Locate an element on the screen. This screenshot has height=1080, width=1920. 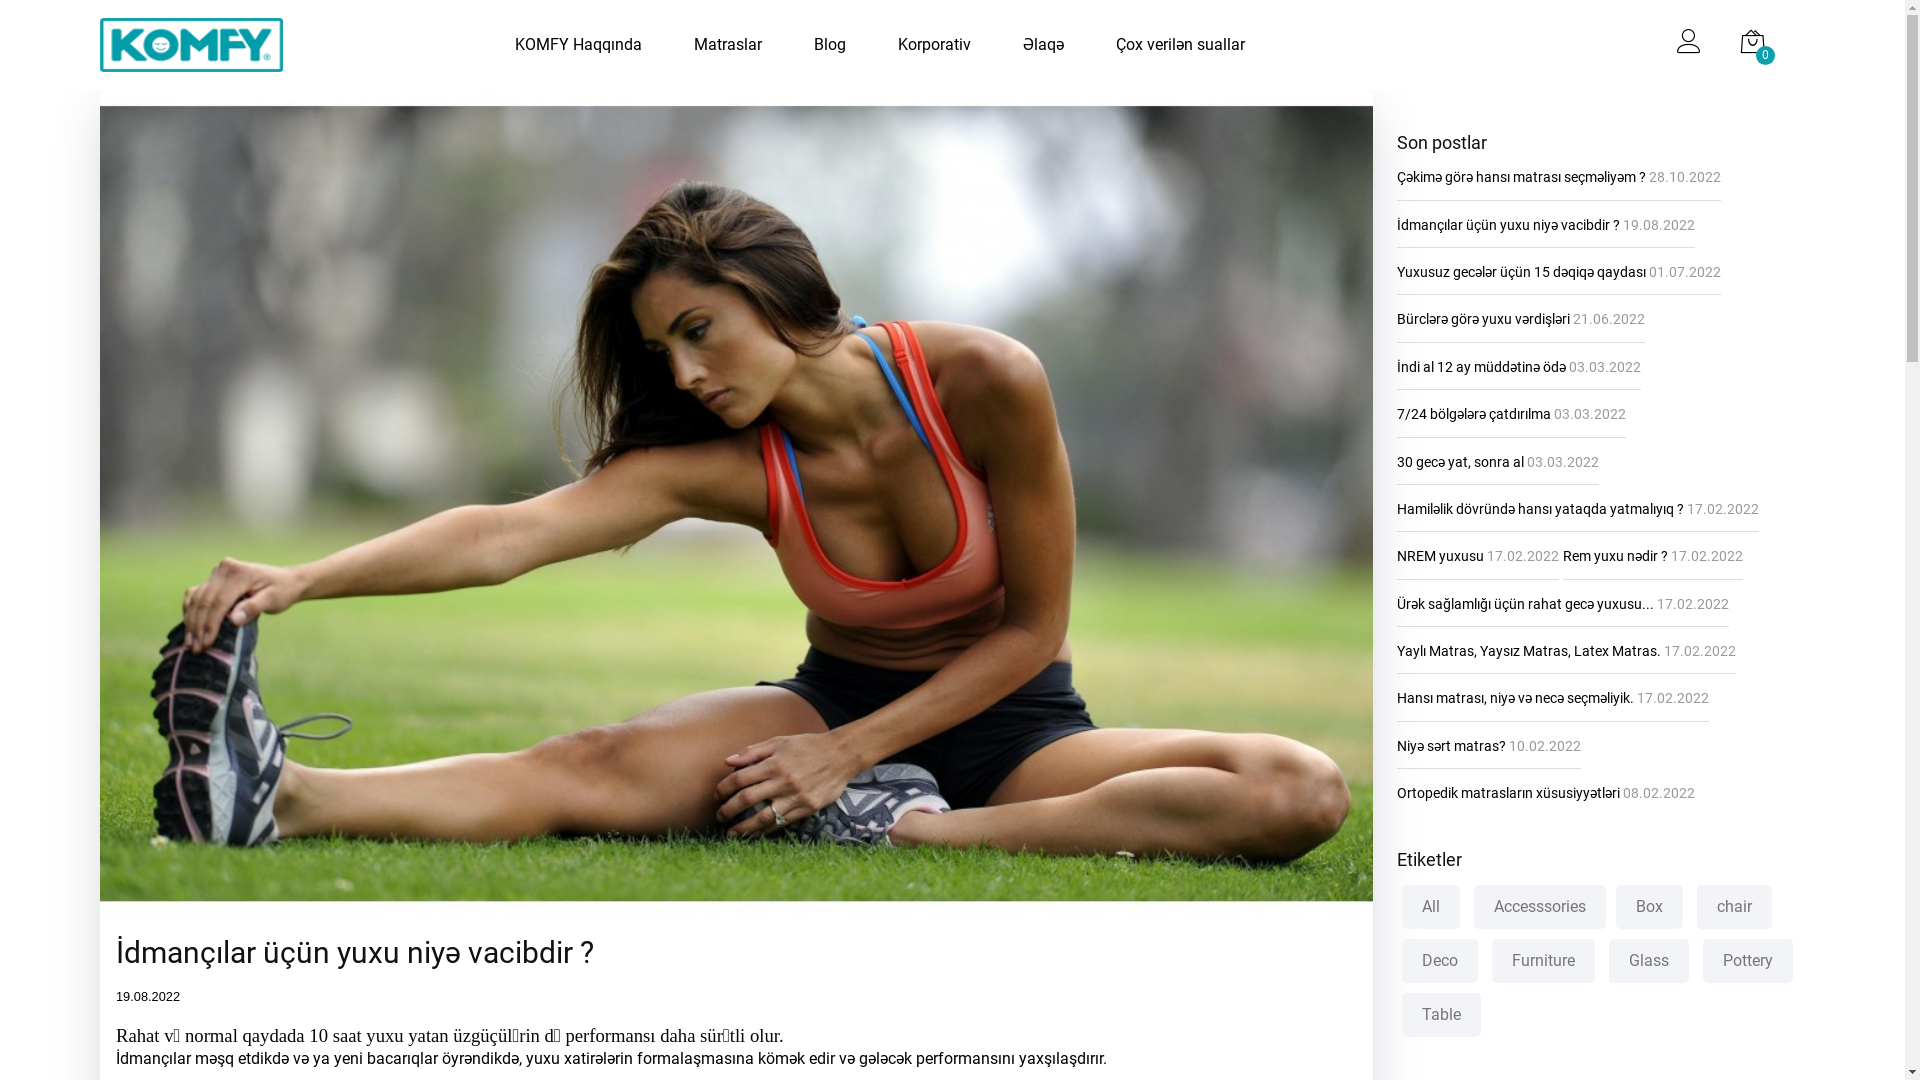
'chair' is located at coordinates (1696, 906).